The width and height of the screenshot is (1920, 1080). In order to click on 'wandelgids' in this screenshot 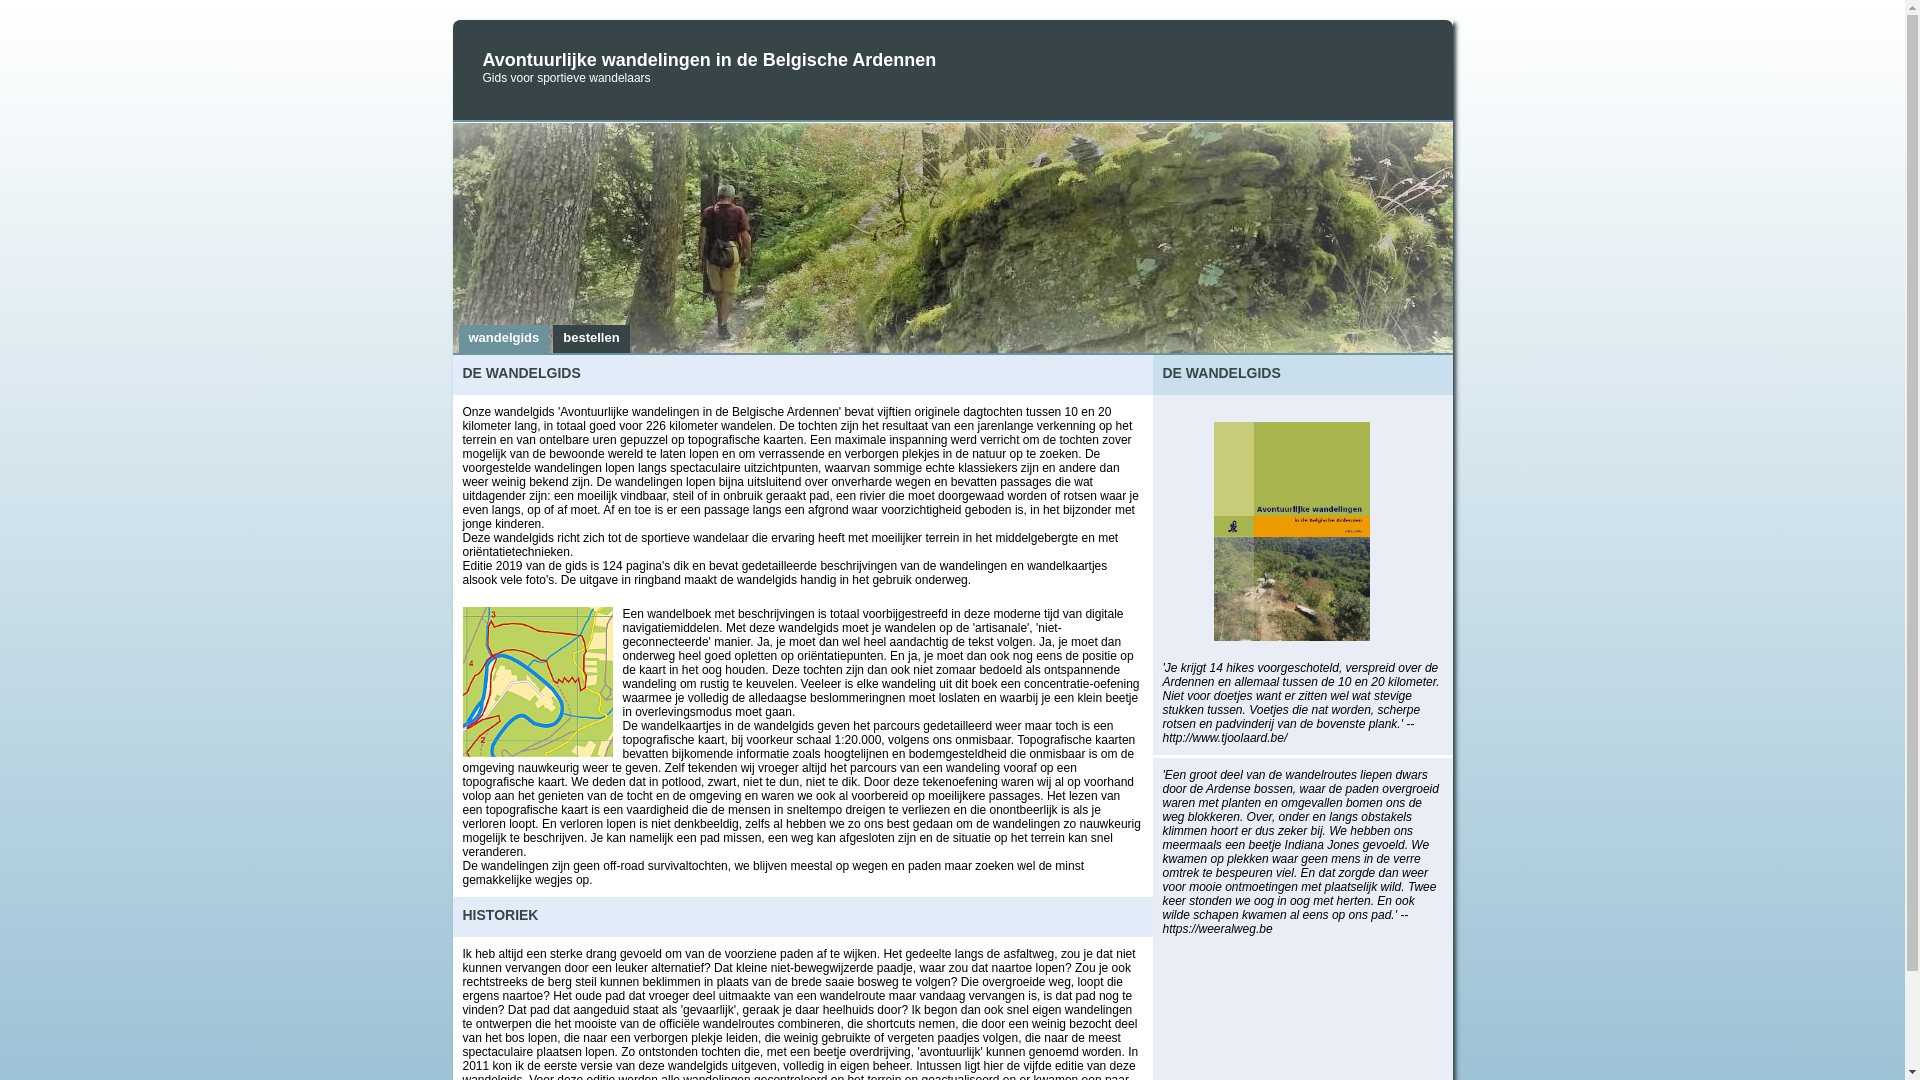, I will do `click(503, 338)`.